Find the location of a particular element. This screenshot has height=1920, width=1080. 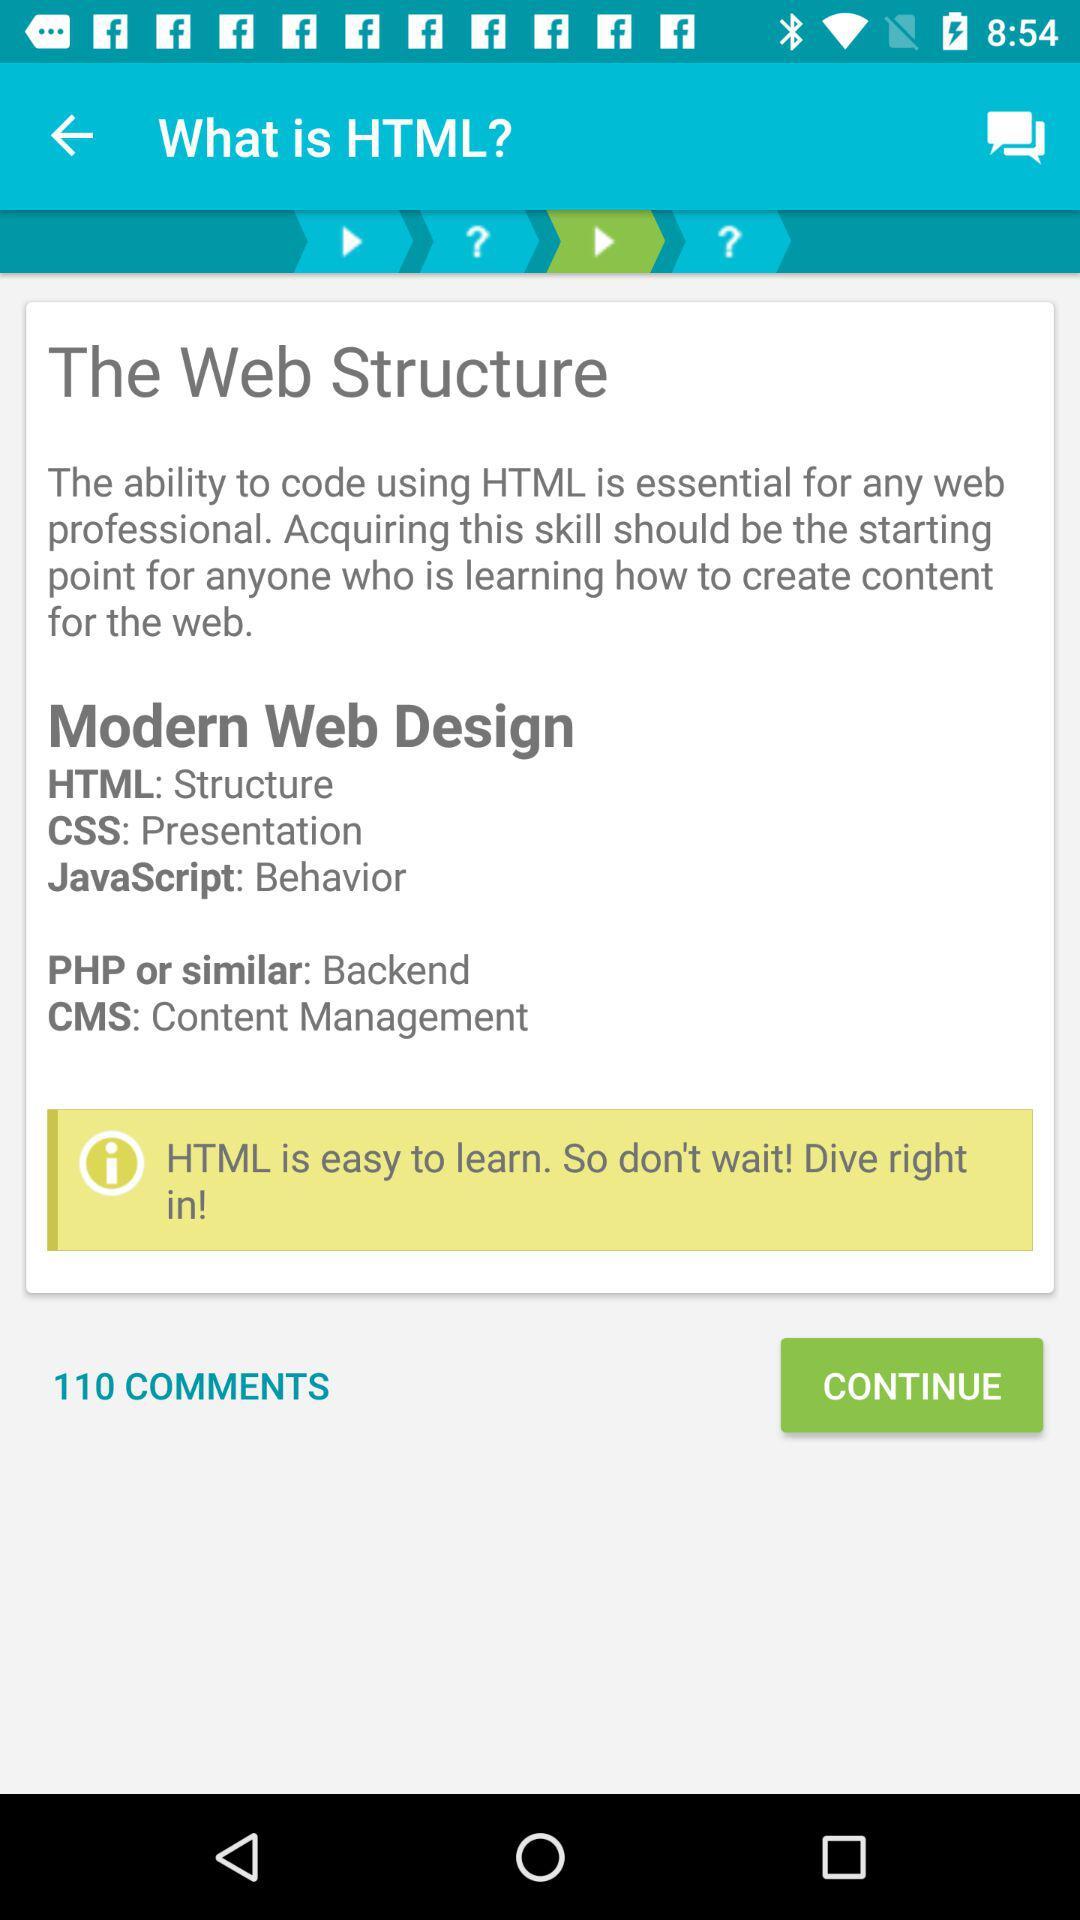

the 110 comments item is located at coordinates (191, 1384).